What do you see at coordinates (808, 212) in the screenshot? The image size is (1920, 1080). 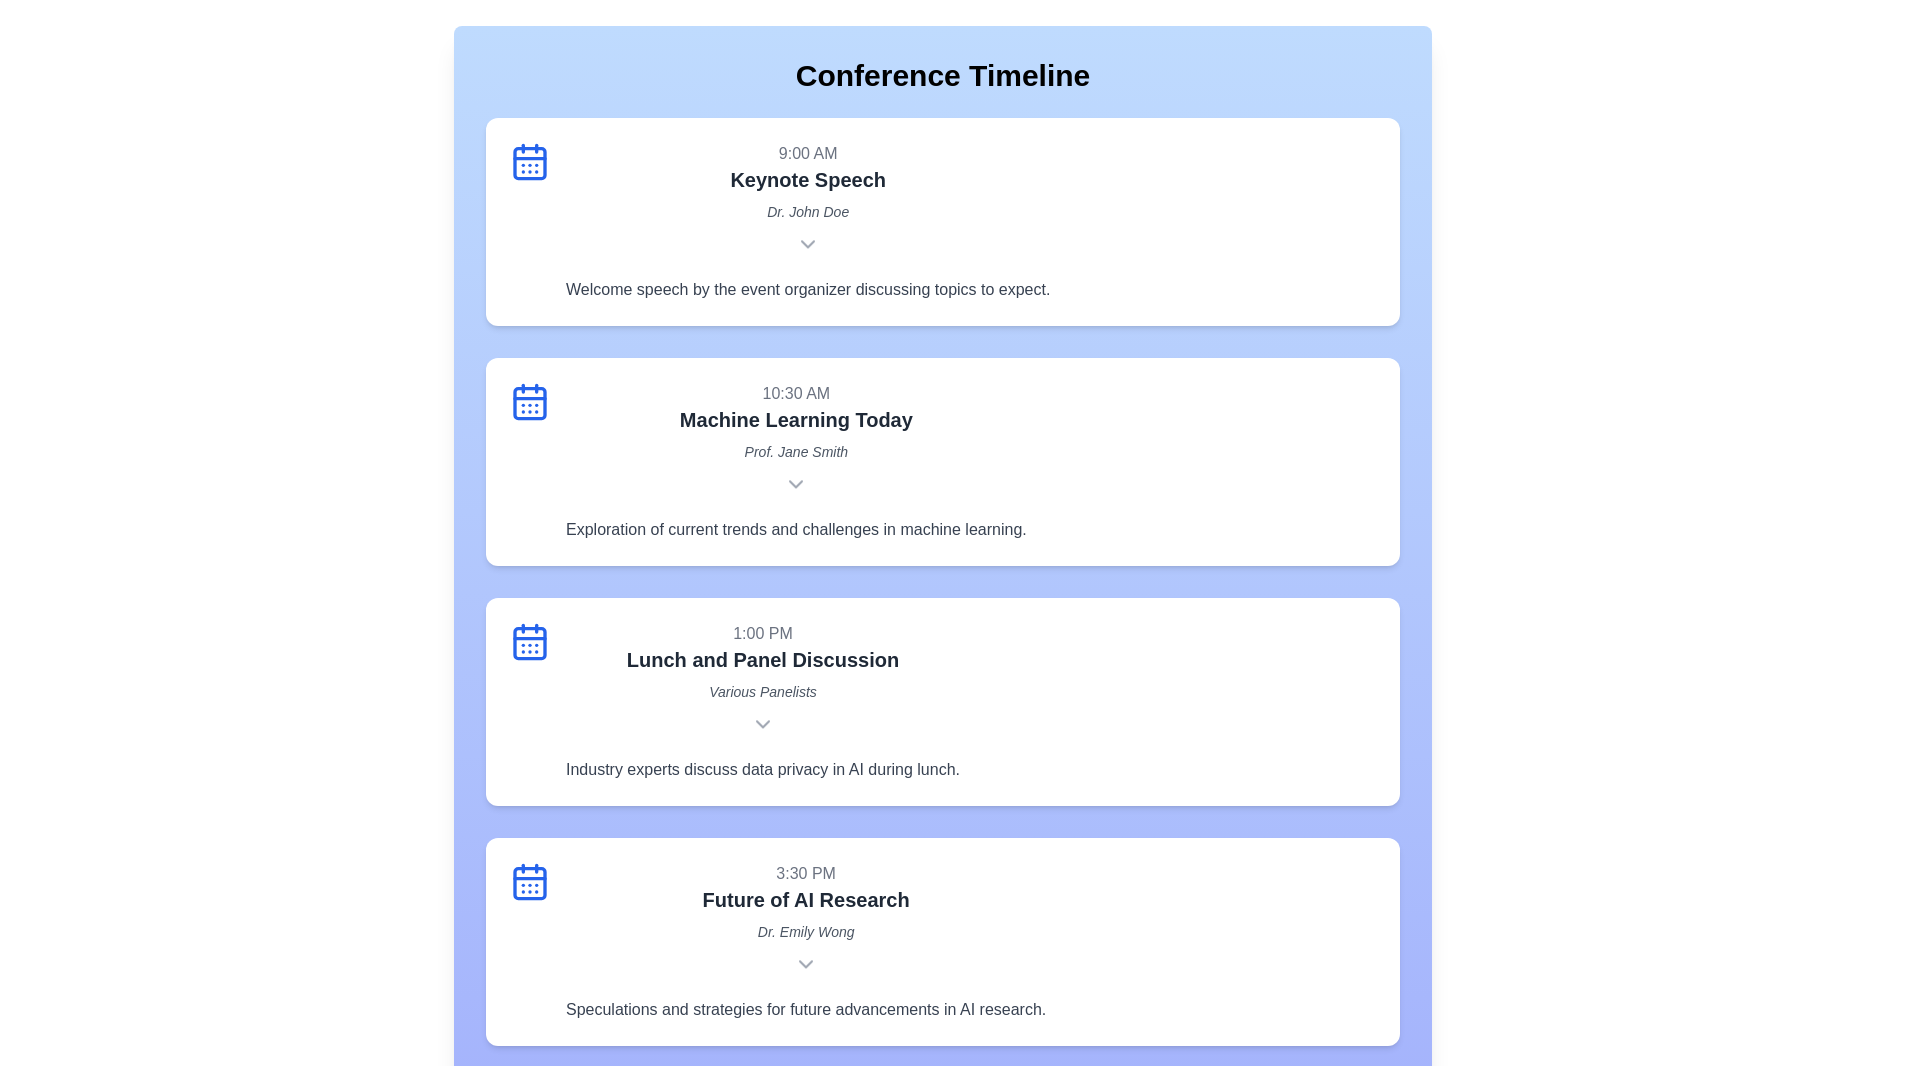 I see `the italicized text label displaying 'Dr. John Doe' located in the first timeline card beneath the title 'Keynote Speech' and above the descriptive text, following the time indicator '9:00 AM'` at bounding box center [808, 212].